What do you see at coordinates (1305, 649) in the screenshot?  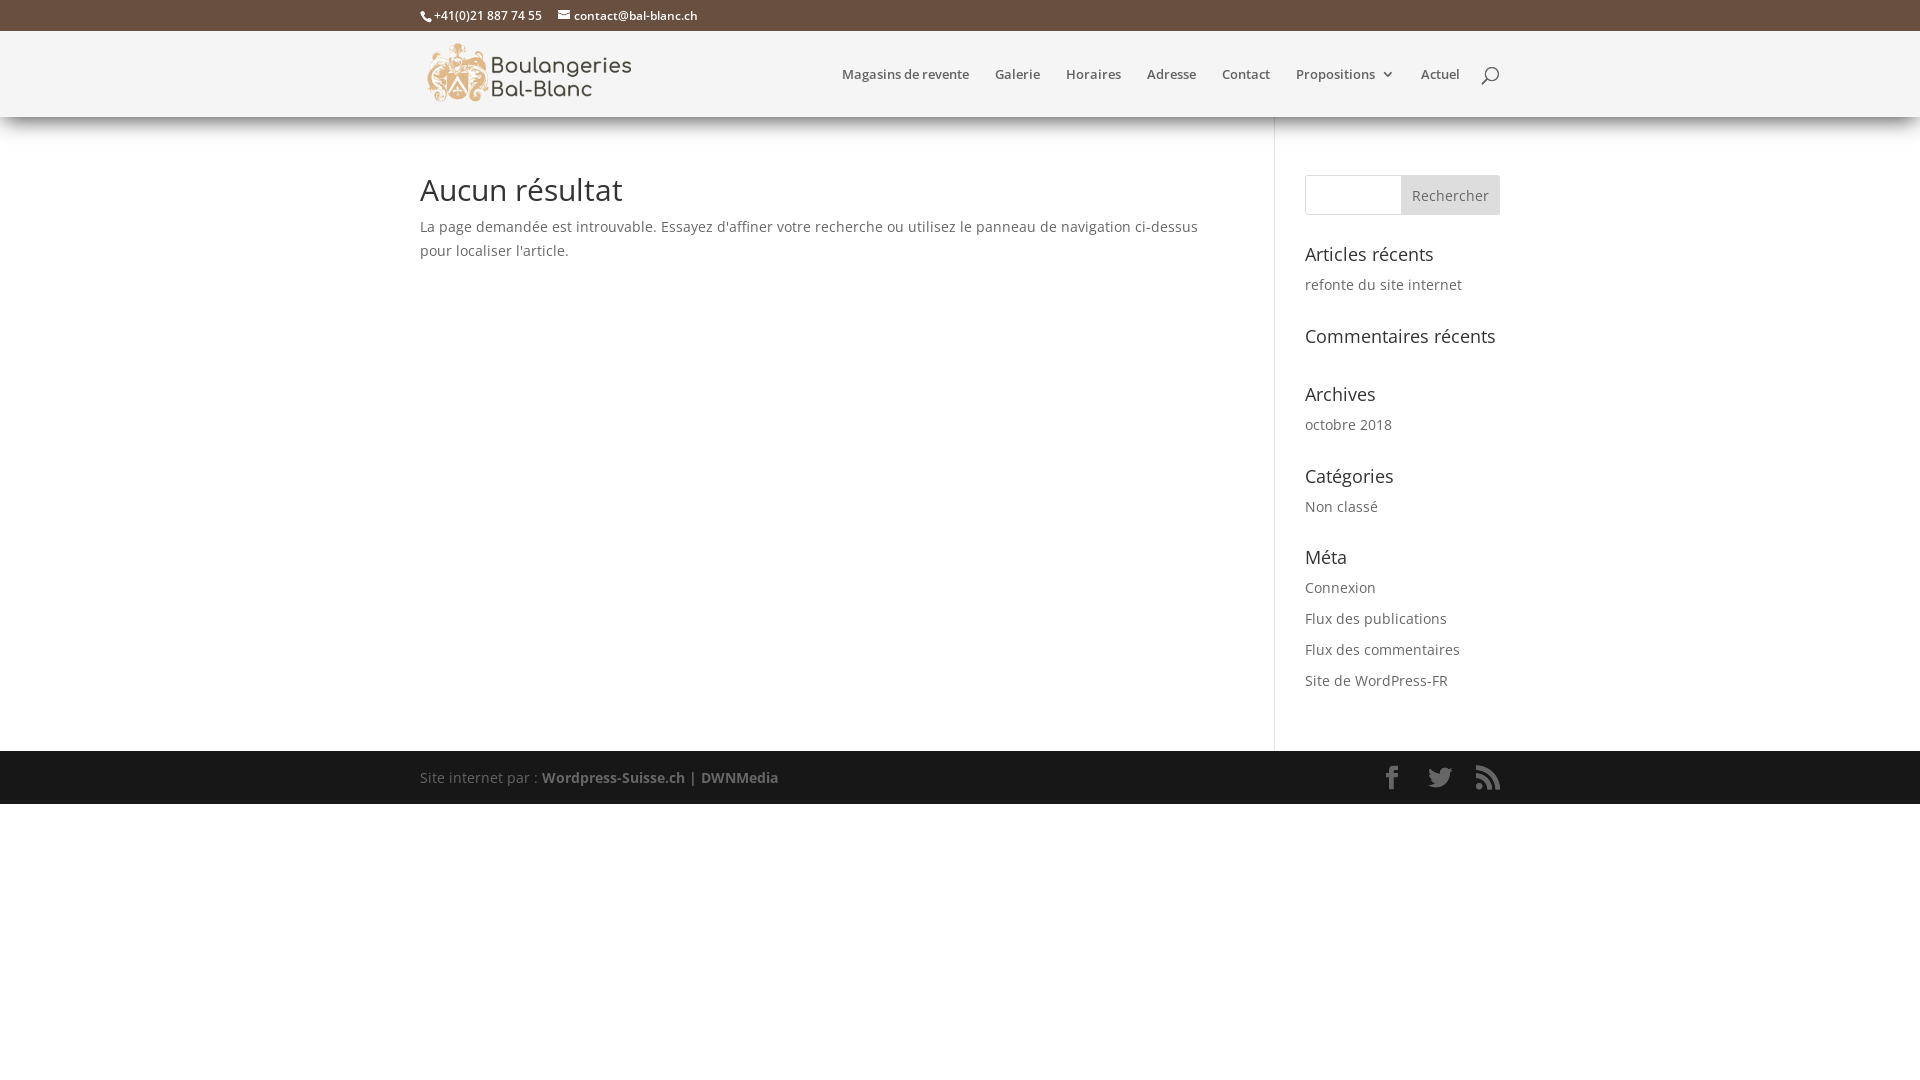 I see `'Flux des commentaires'` at bounding box center [1305, 649].